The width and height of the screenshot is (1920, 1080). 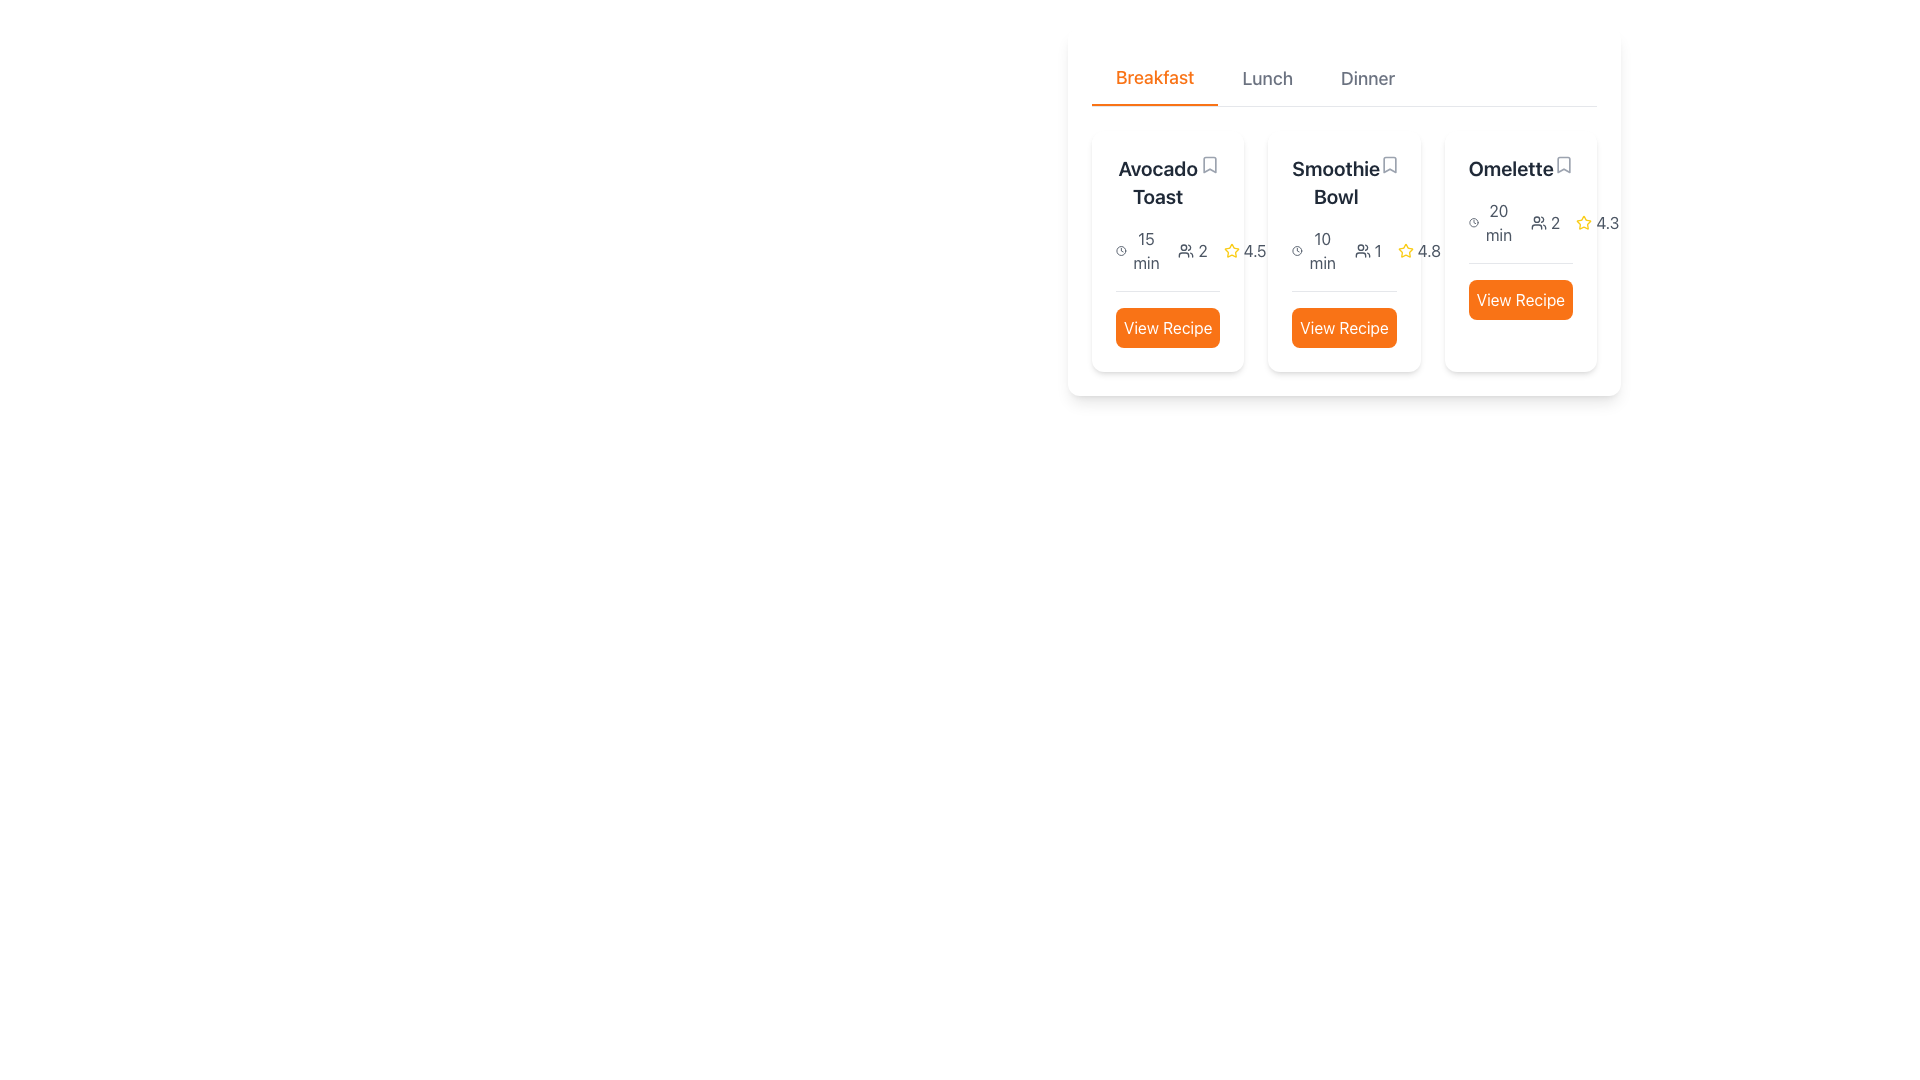 I want to click on the Informative Label with Icon displaying '15 min' and a clock icon, located in the leftmost card under the 'Breakfast' section, below 'Avocado Toast' and above the 'View Recipe' button, so click(x=1139, y=249).